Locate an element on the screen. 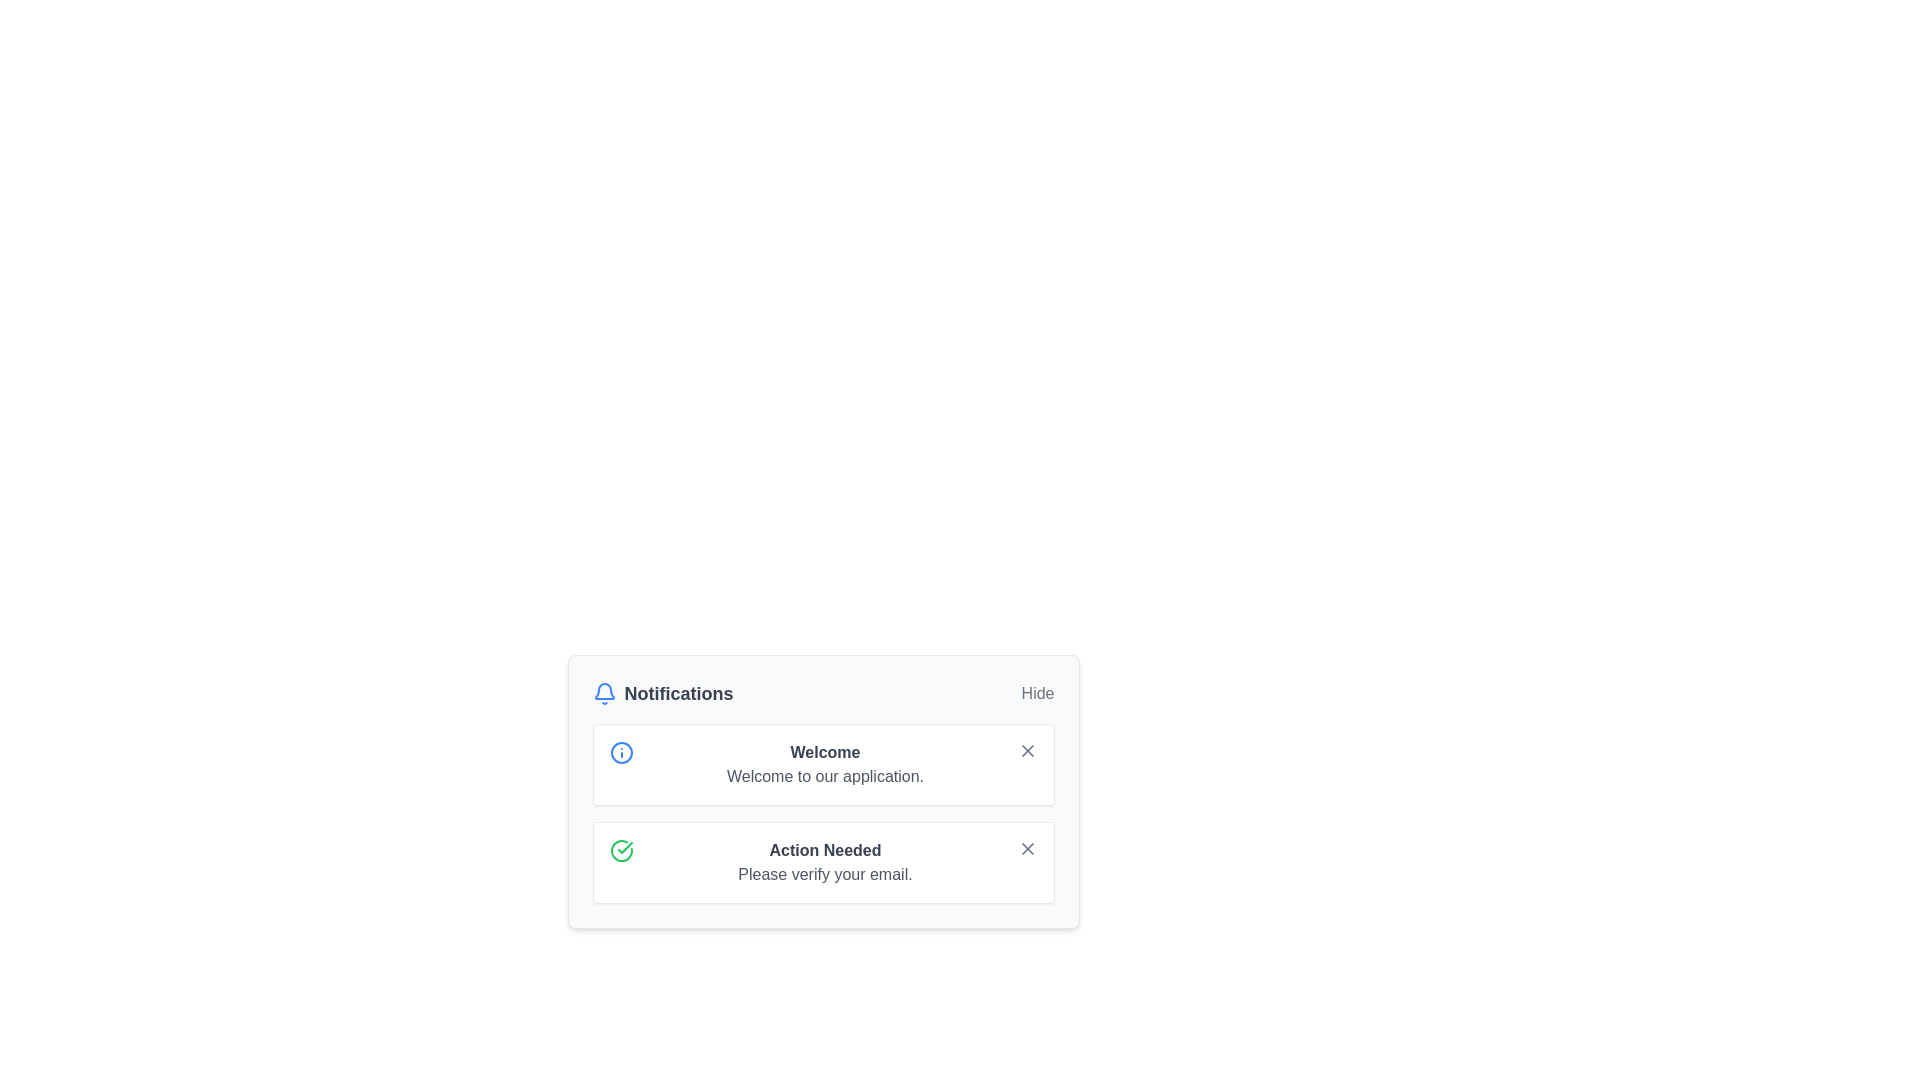 Image resolution: width=1920 pixels, height=1080 pixels. the button located at the end of the notifications panel is located at coordinates (1038, 693).